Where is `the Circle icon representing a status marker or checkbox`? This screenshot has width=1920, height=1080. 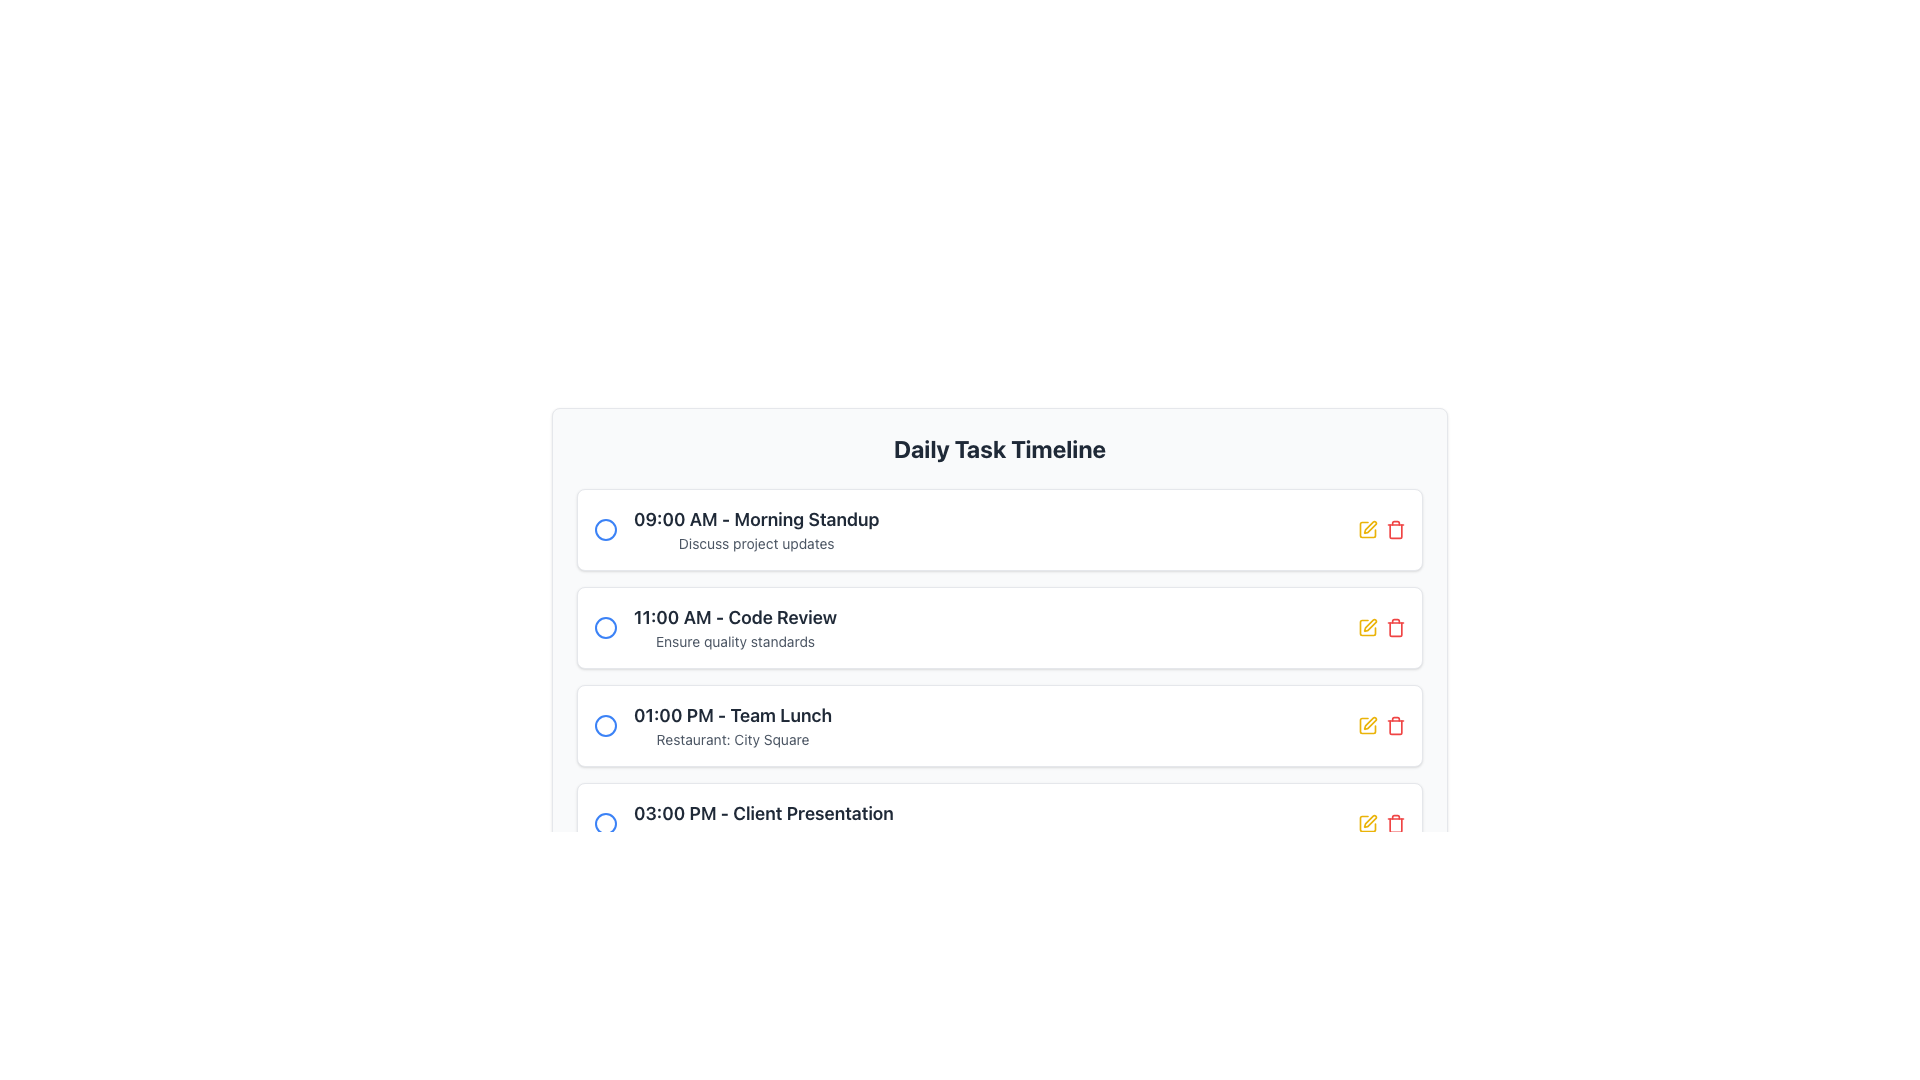
the Circle icon representing a status marker or checkbox is located at coordinates (604, 824).